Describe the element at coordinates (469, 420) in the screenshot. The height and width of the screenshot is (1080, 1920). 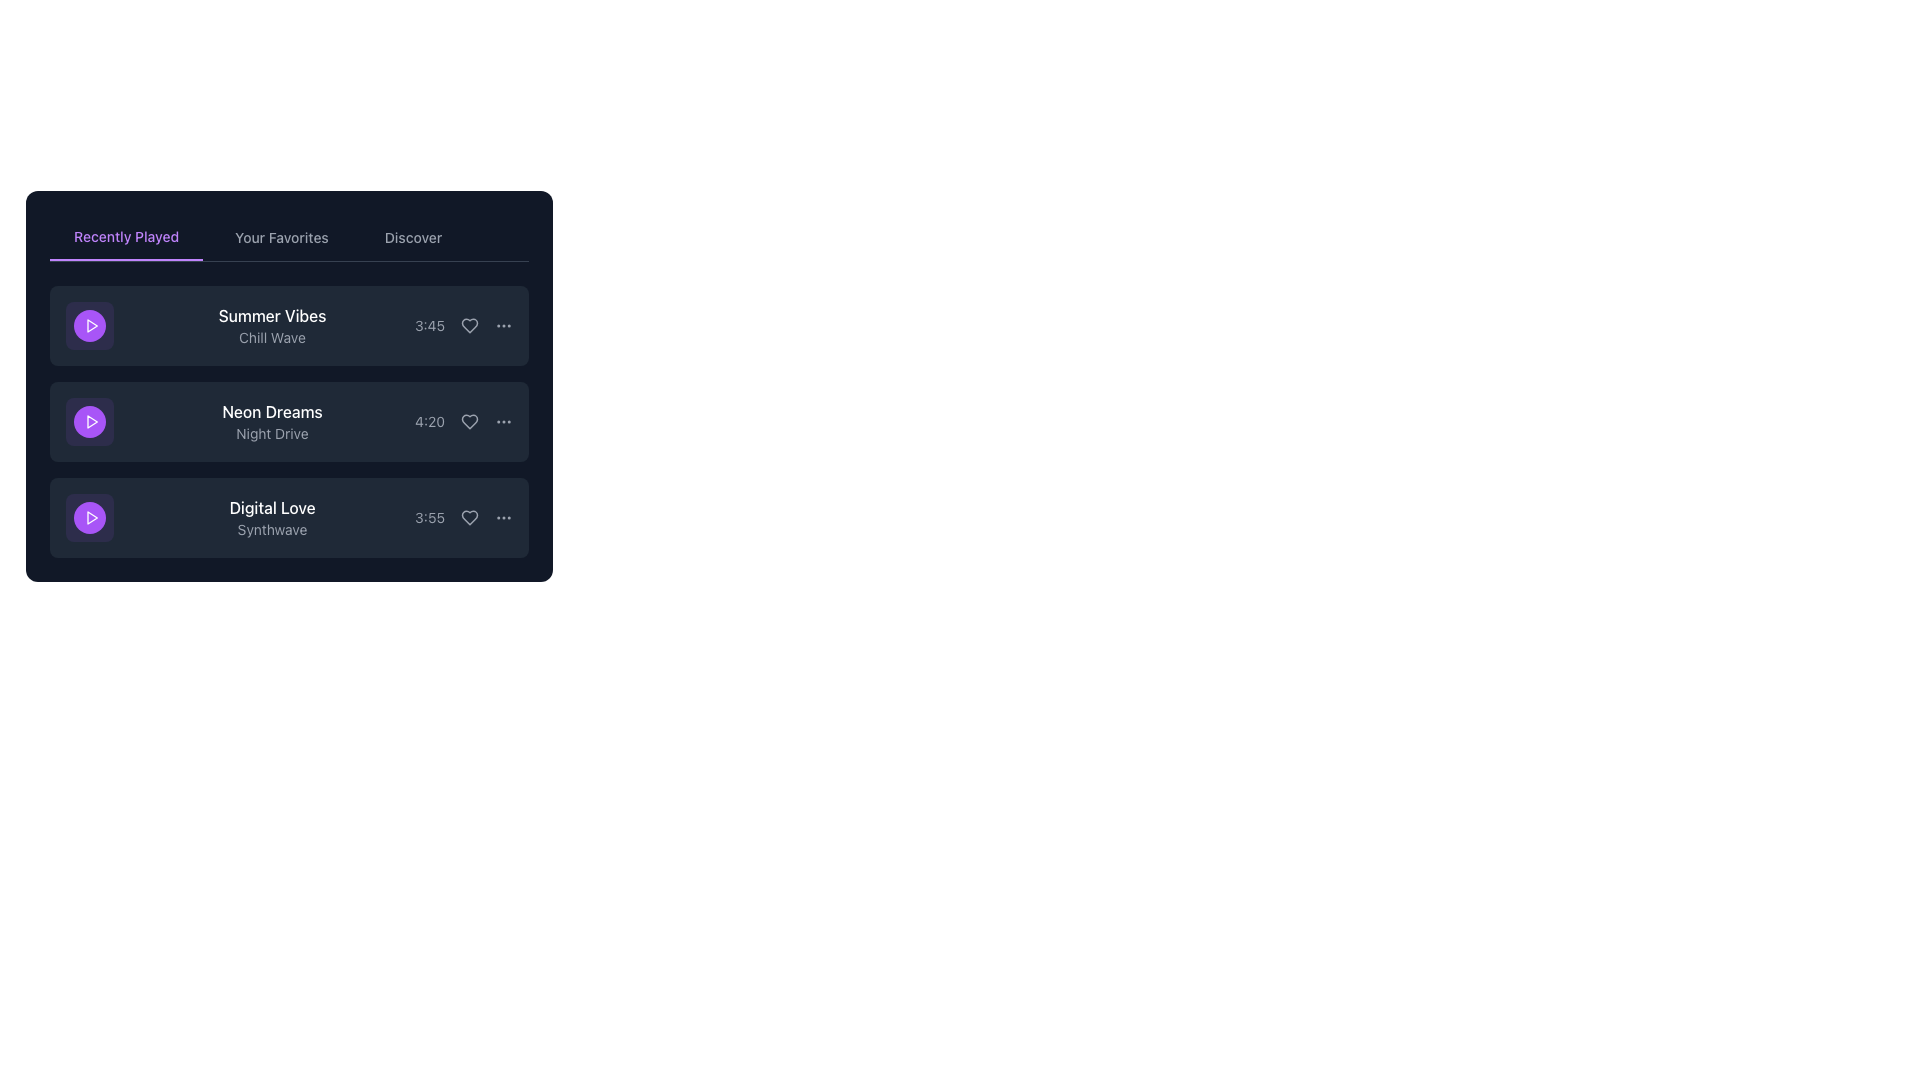
I see `the heart icon located to the right of the time display '4:20' for the 'Neon Dreams' track` at that location.